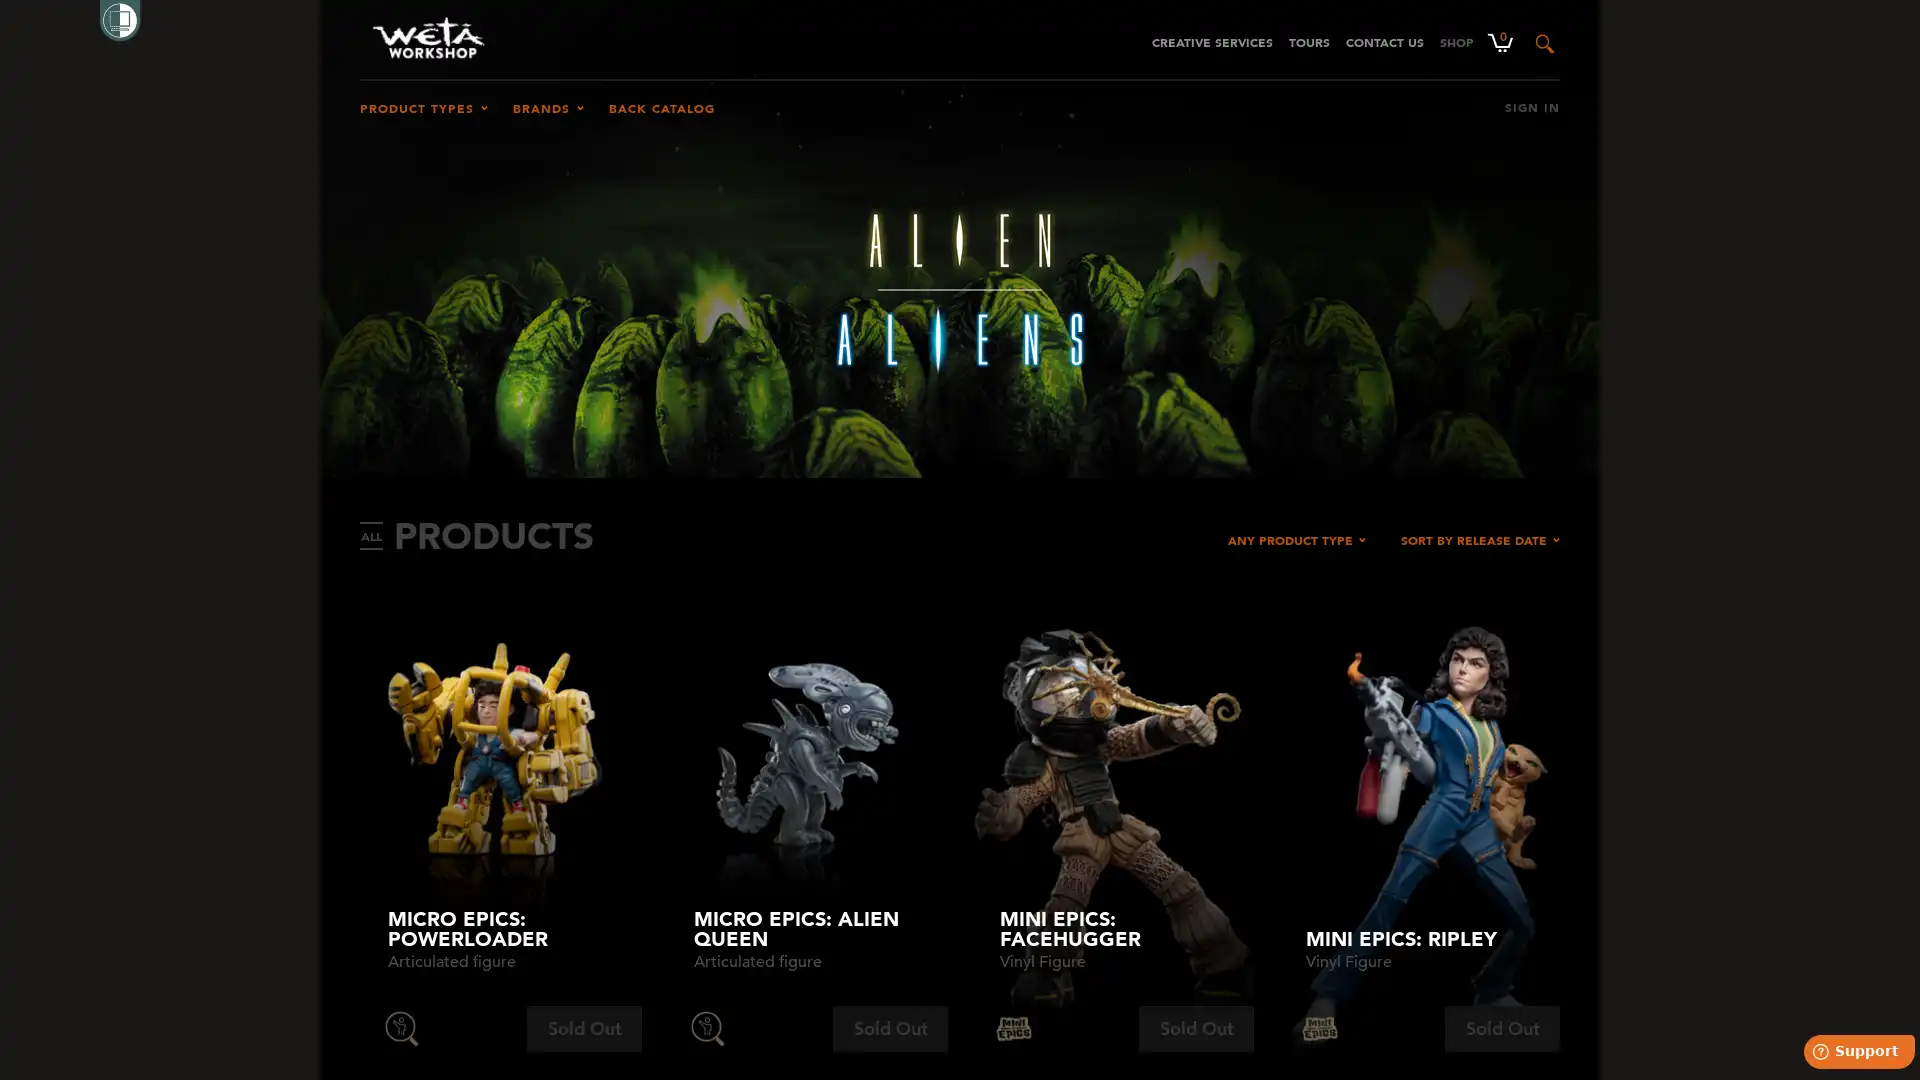 Image resolution: width=1920 pixels, height=1080 pixels. What do you see at coordinates (1502, 1029) in the screenshot?
I see `Sold Out` at bounding box center [1502, 1029].